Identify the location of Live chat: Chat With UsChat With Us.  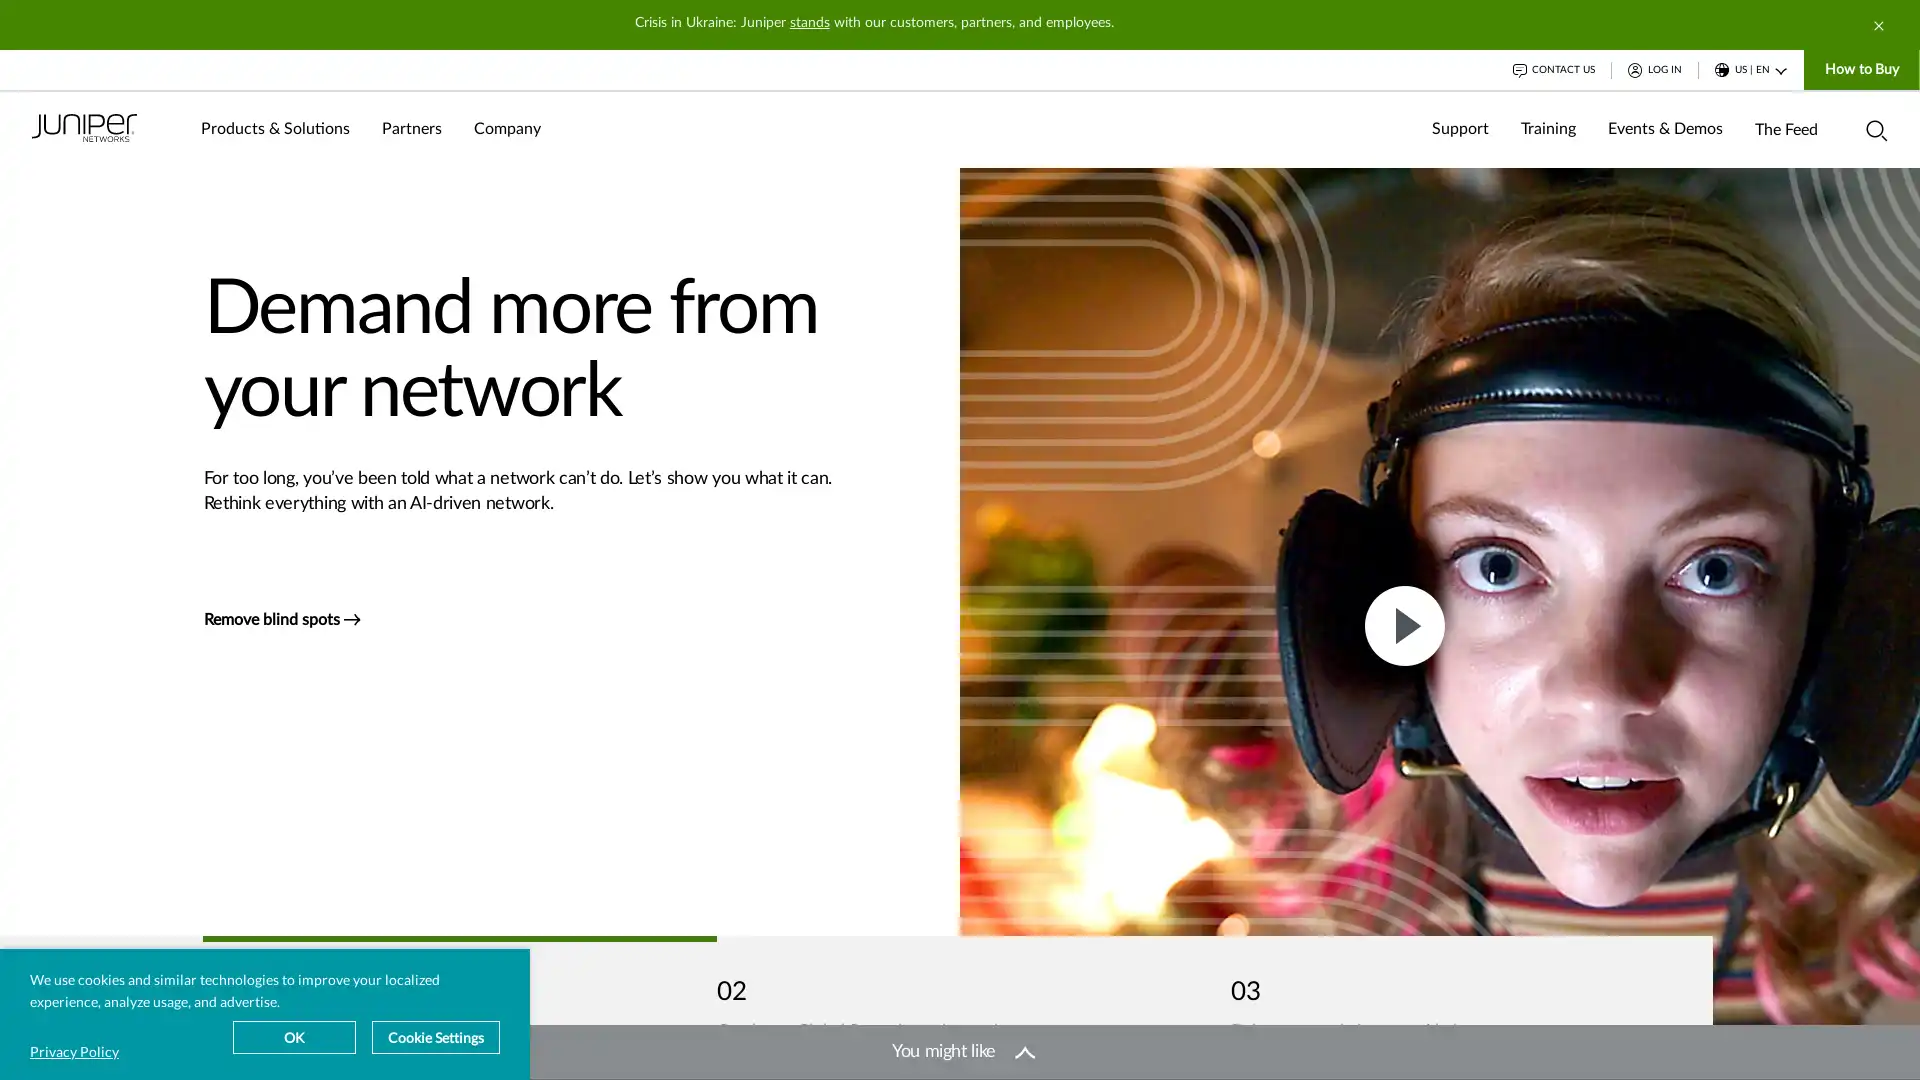
(1787, 1041).